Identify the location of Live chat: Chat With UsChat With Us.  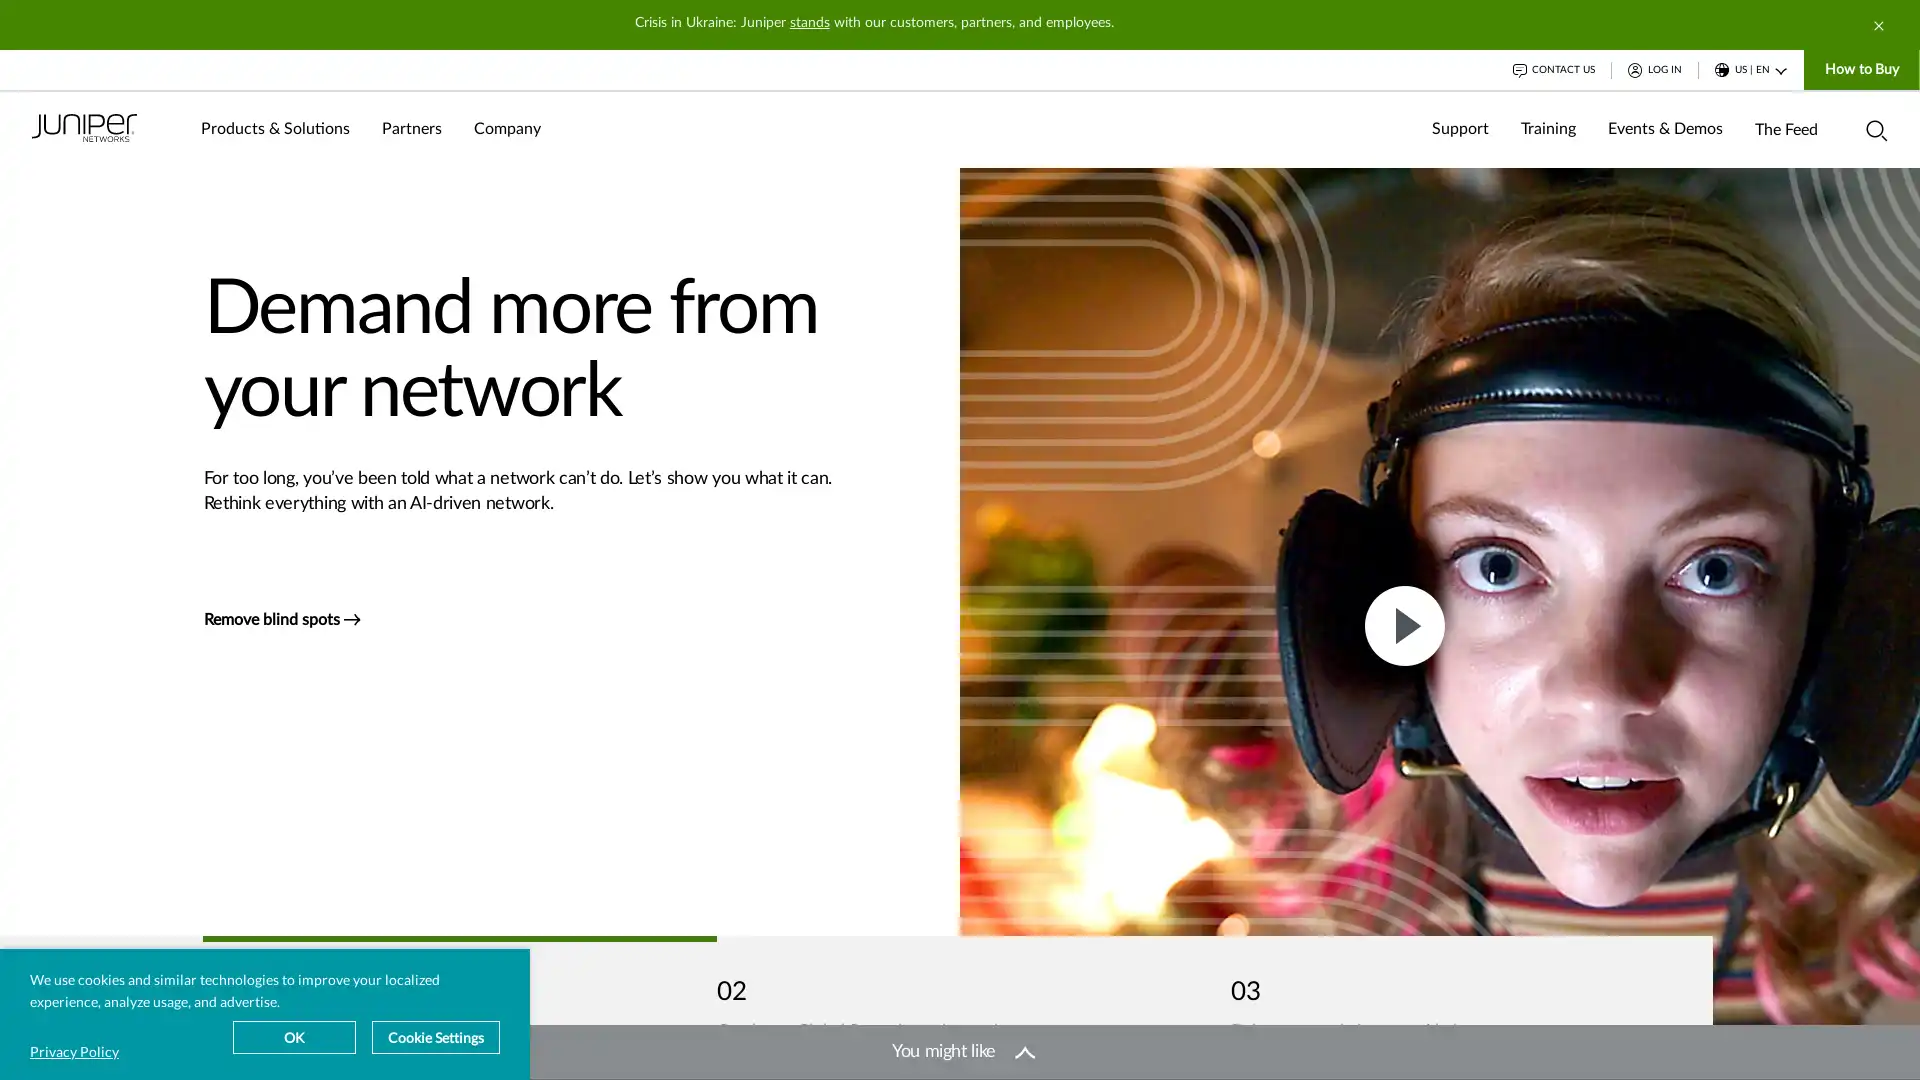
(1787, 1041).